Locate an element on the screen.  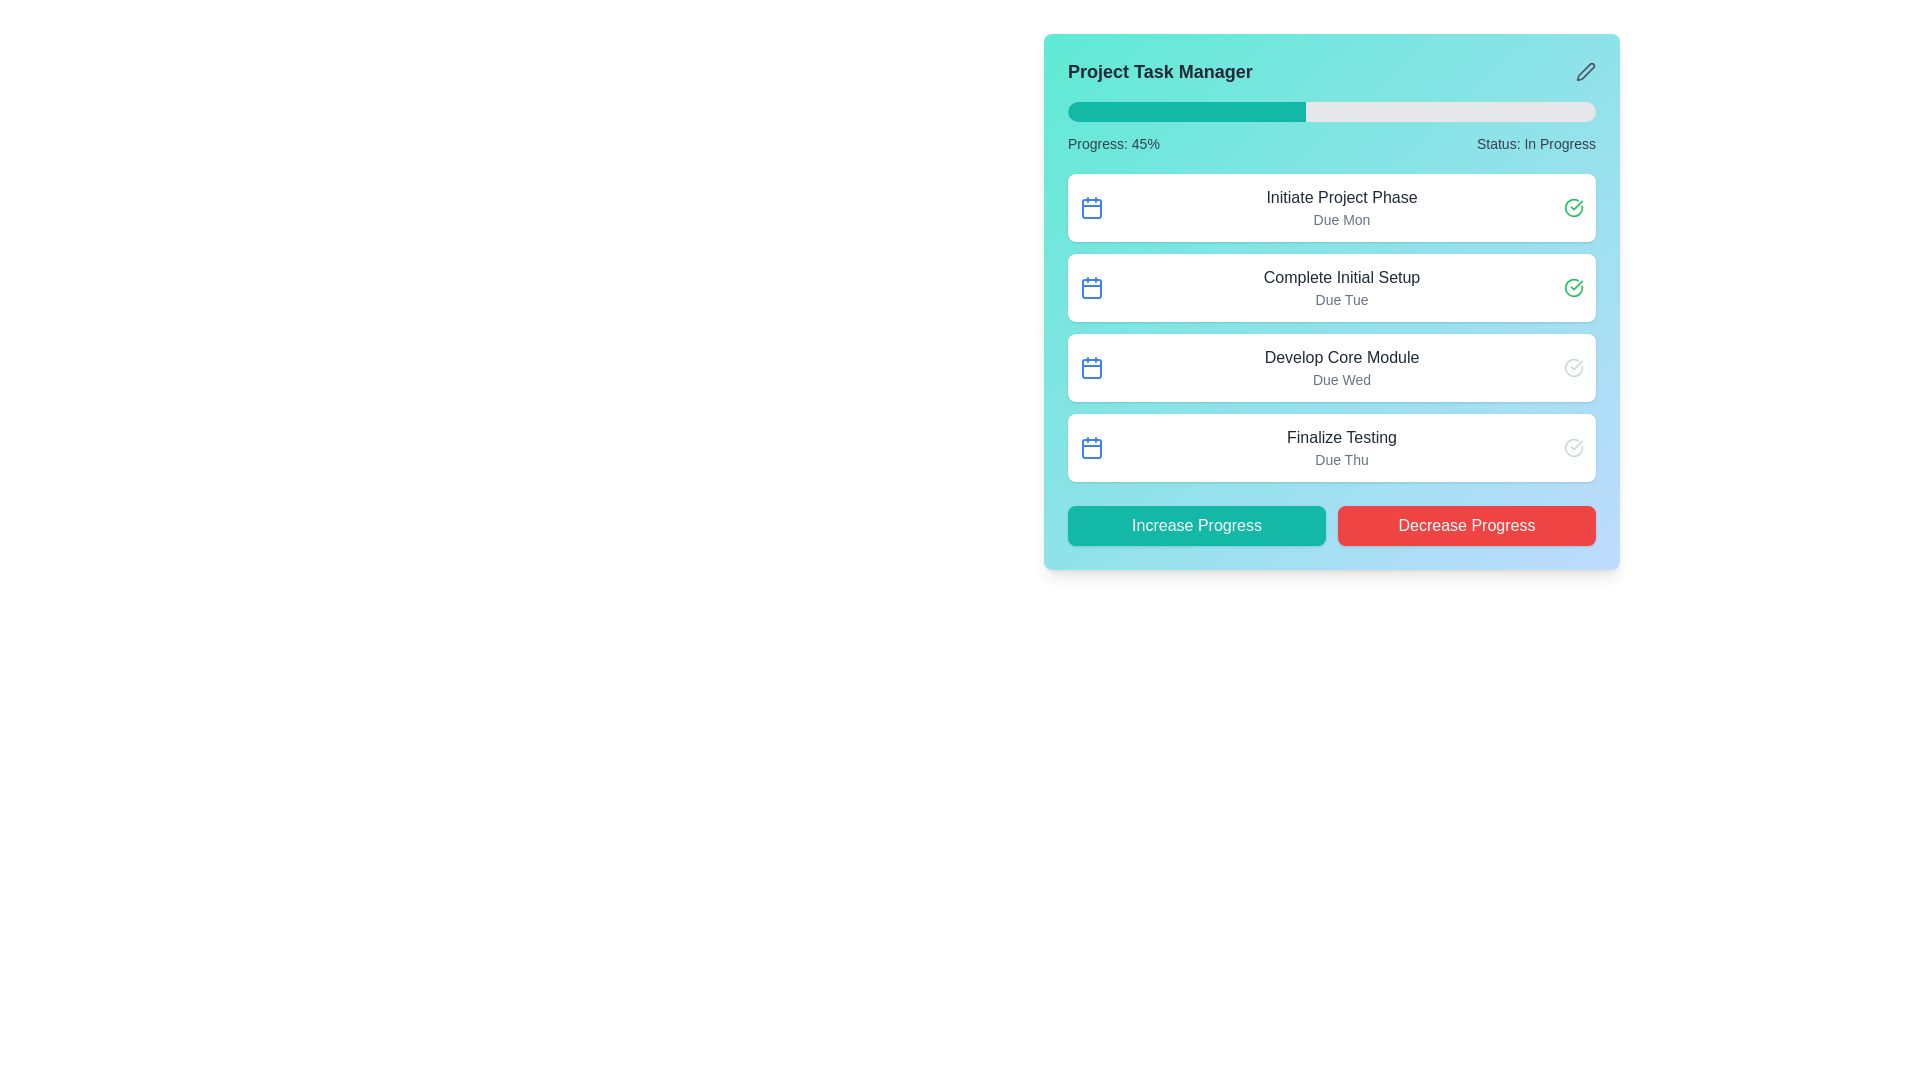
the progress bar located near the top of the 'Project Task Manager' panel, characterized by its gray background and filled teal segment is located at coordinates (1331, 111).